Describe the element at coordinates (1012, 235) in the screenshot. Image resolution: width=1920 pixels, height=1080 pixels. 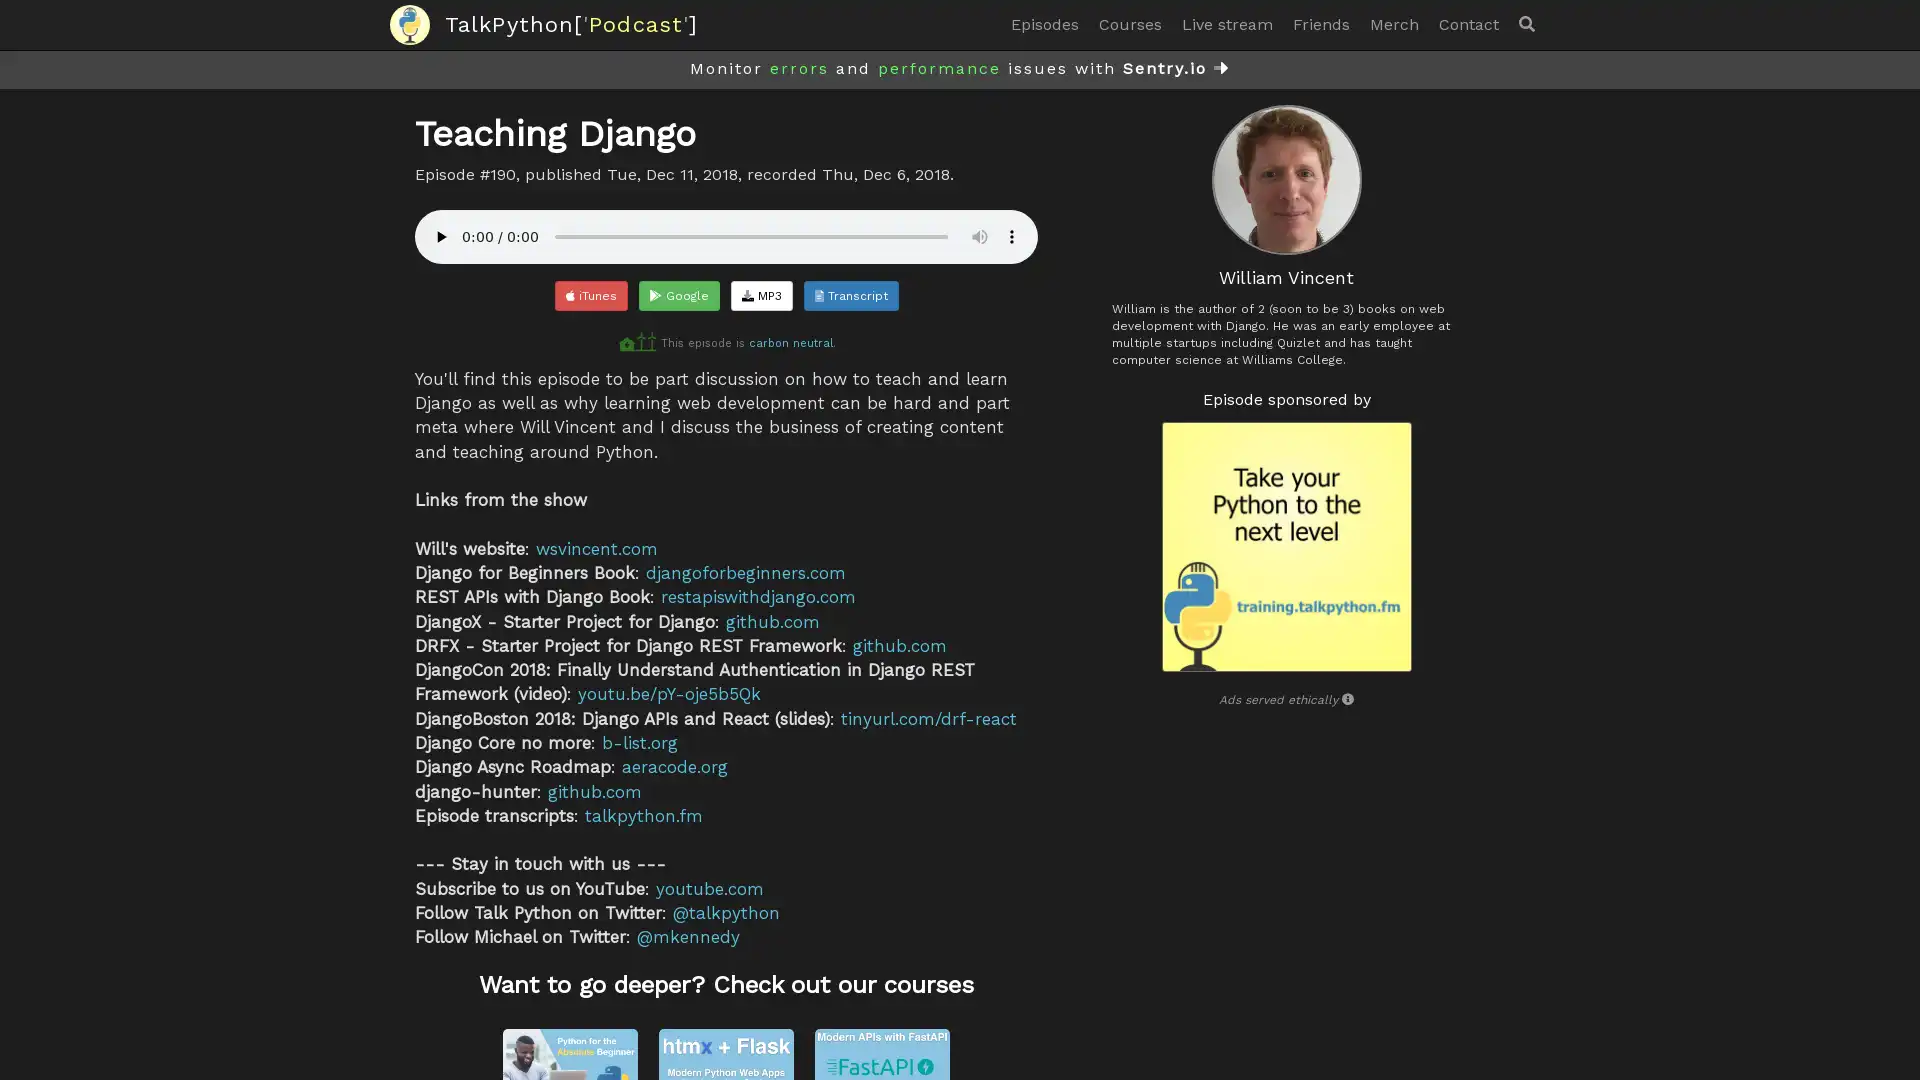
I see `show more media controls` at that location.